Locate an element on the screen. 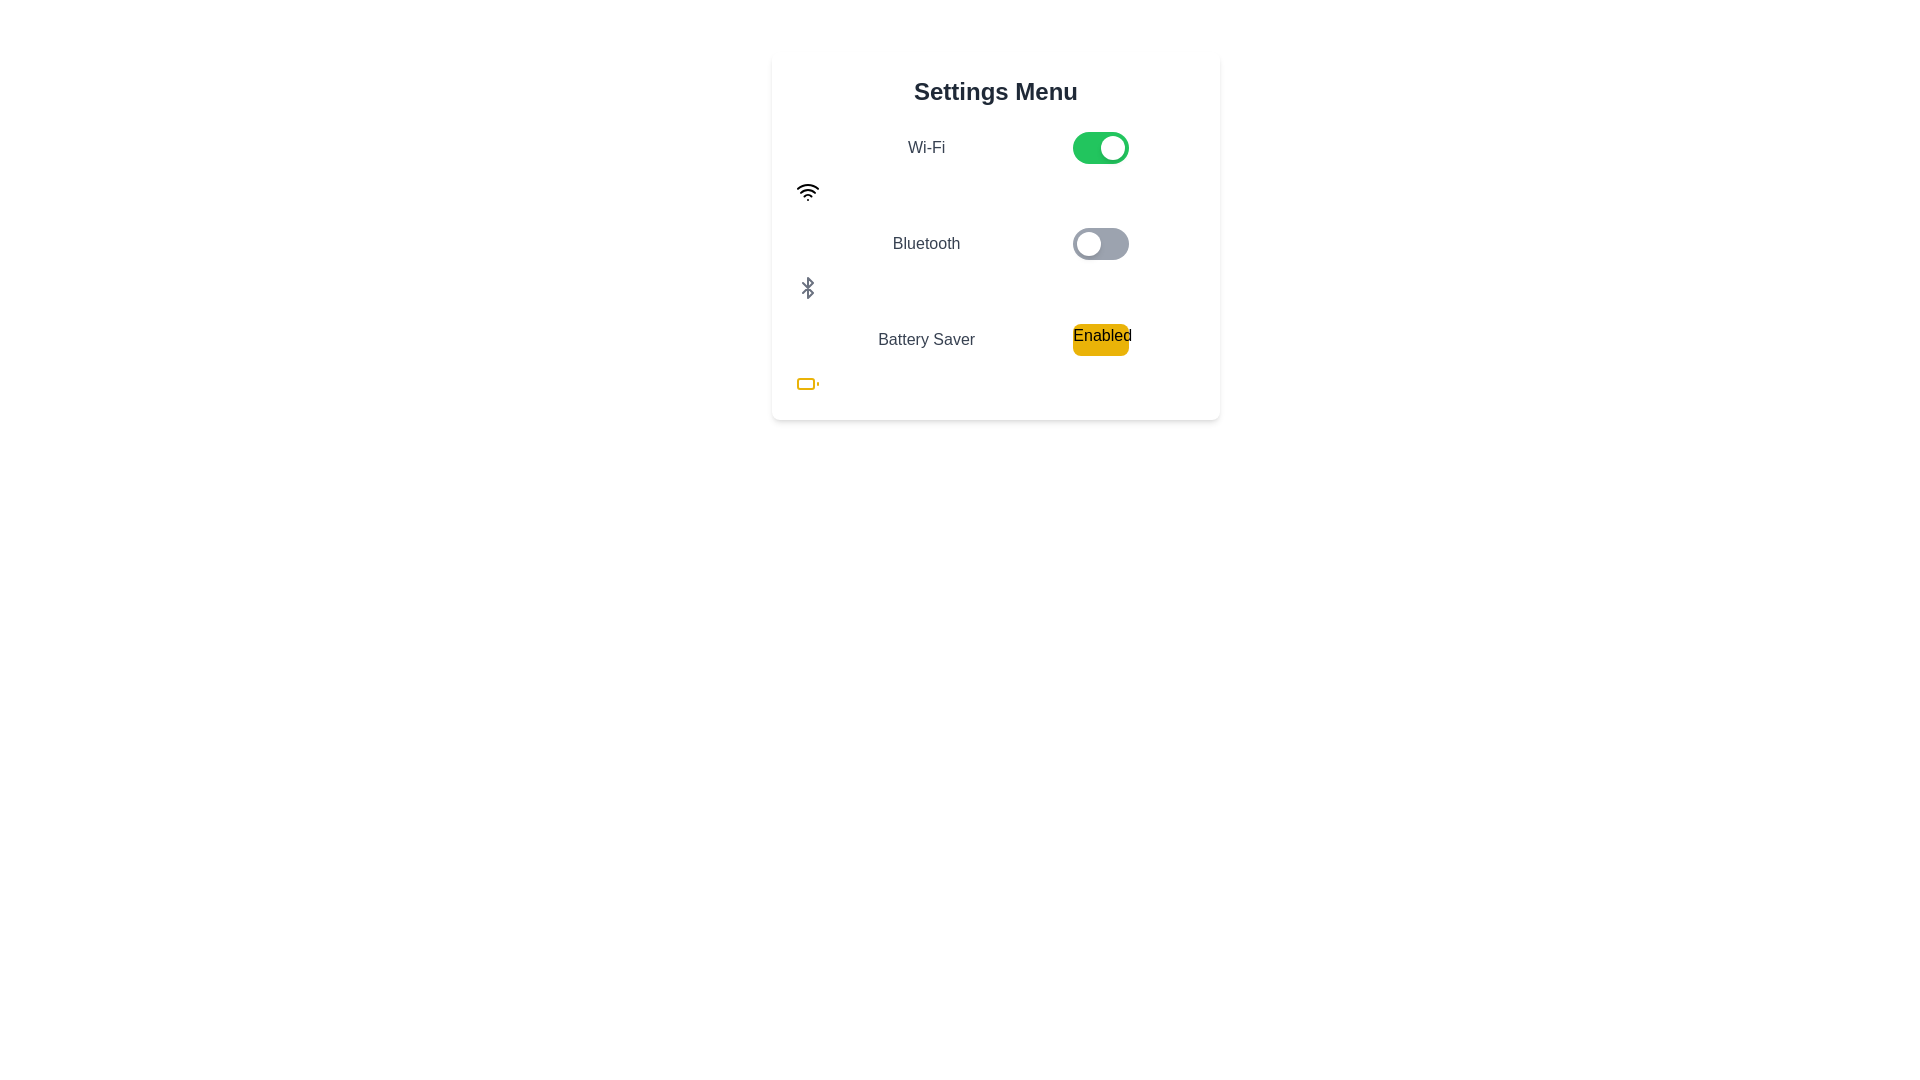  the Bluetooth toggle switch knob from its inactive position is located at coordinates (1088, 242).